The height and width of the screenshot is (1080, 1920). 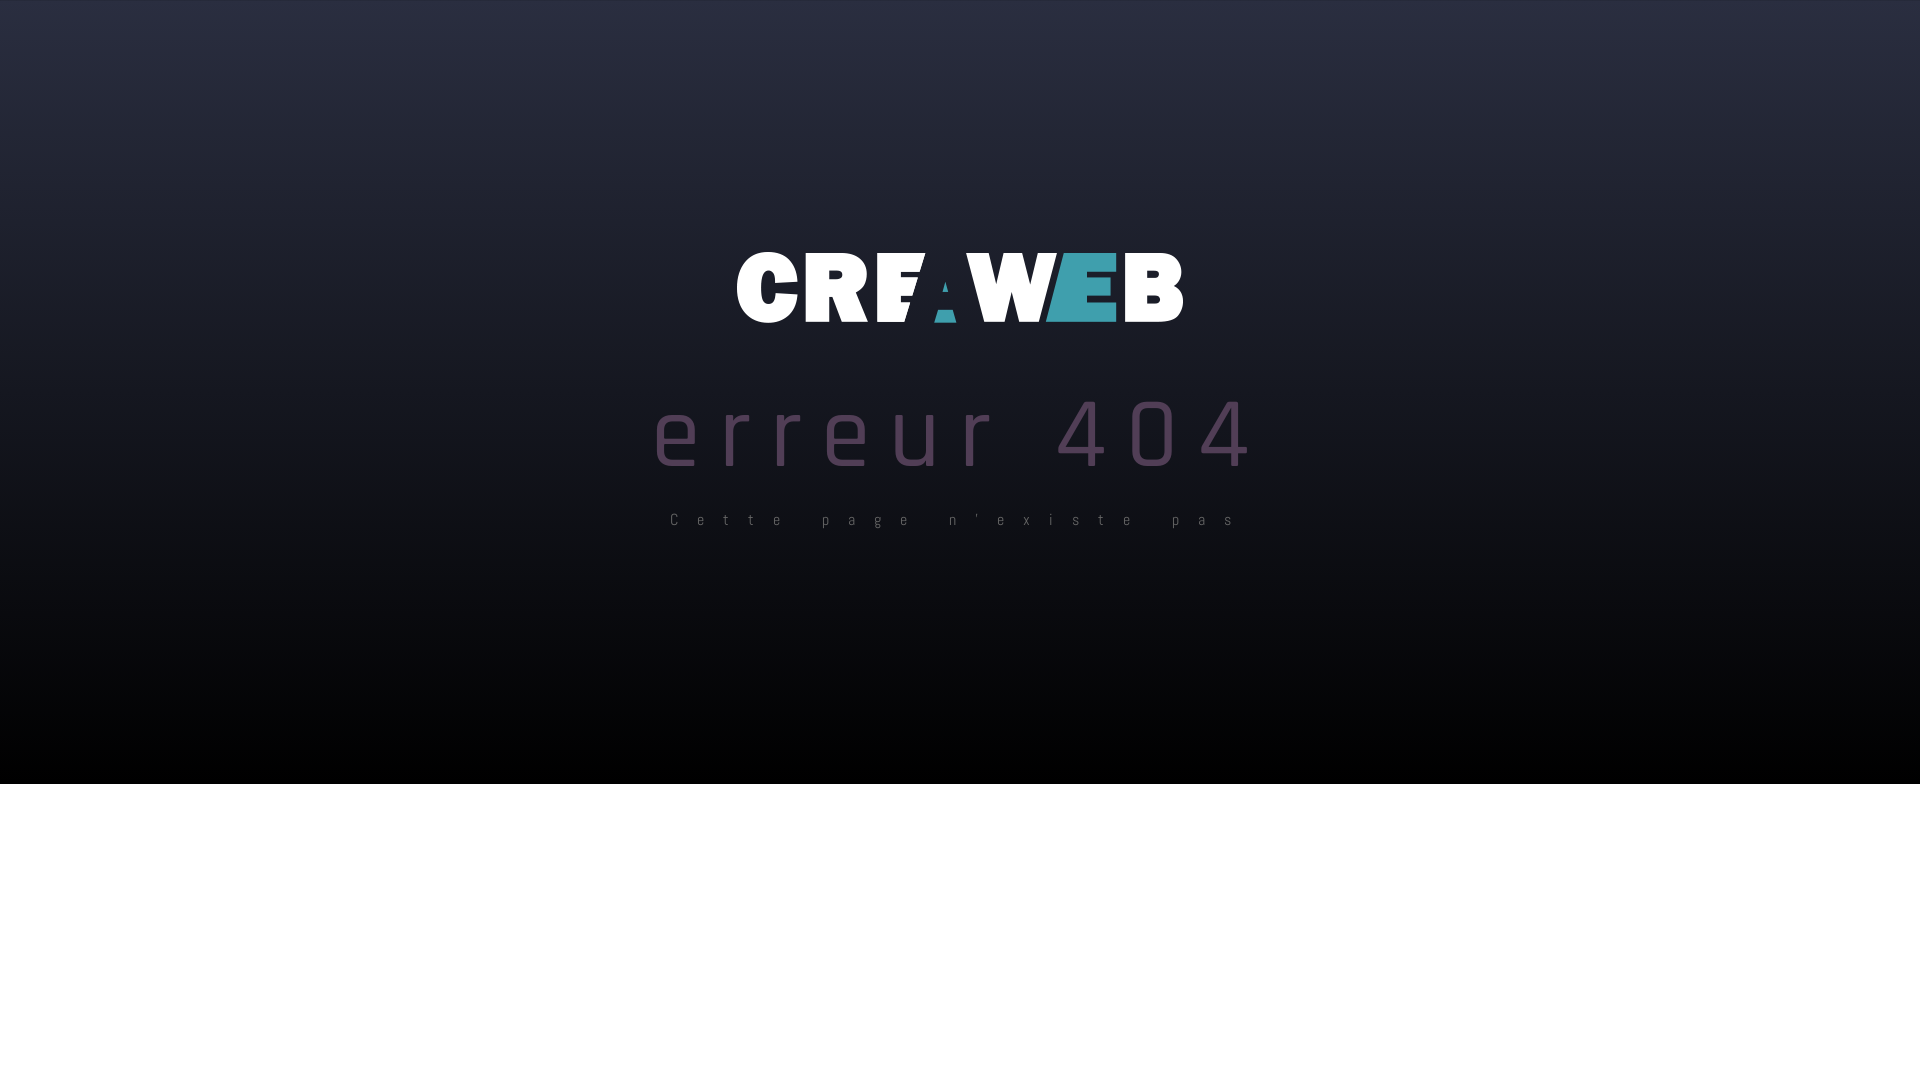 I want to click on 'LOGO', so click(x=960, y=287).